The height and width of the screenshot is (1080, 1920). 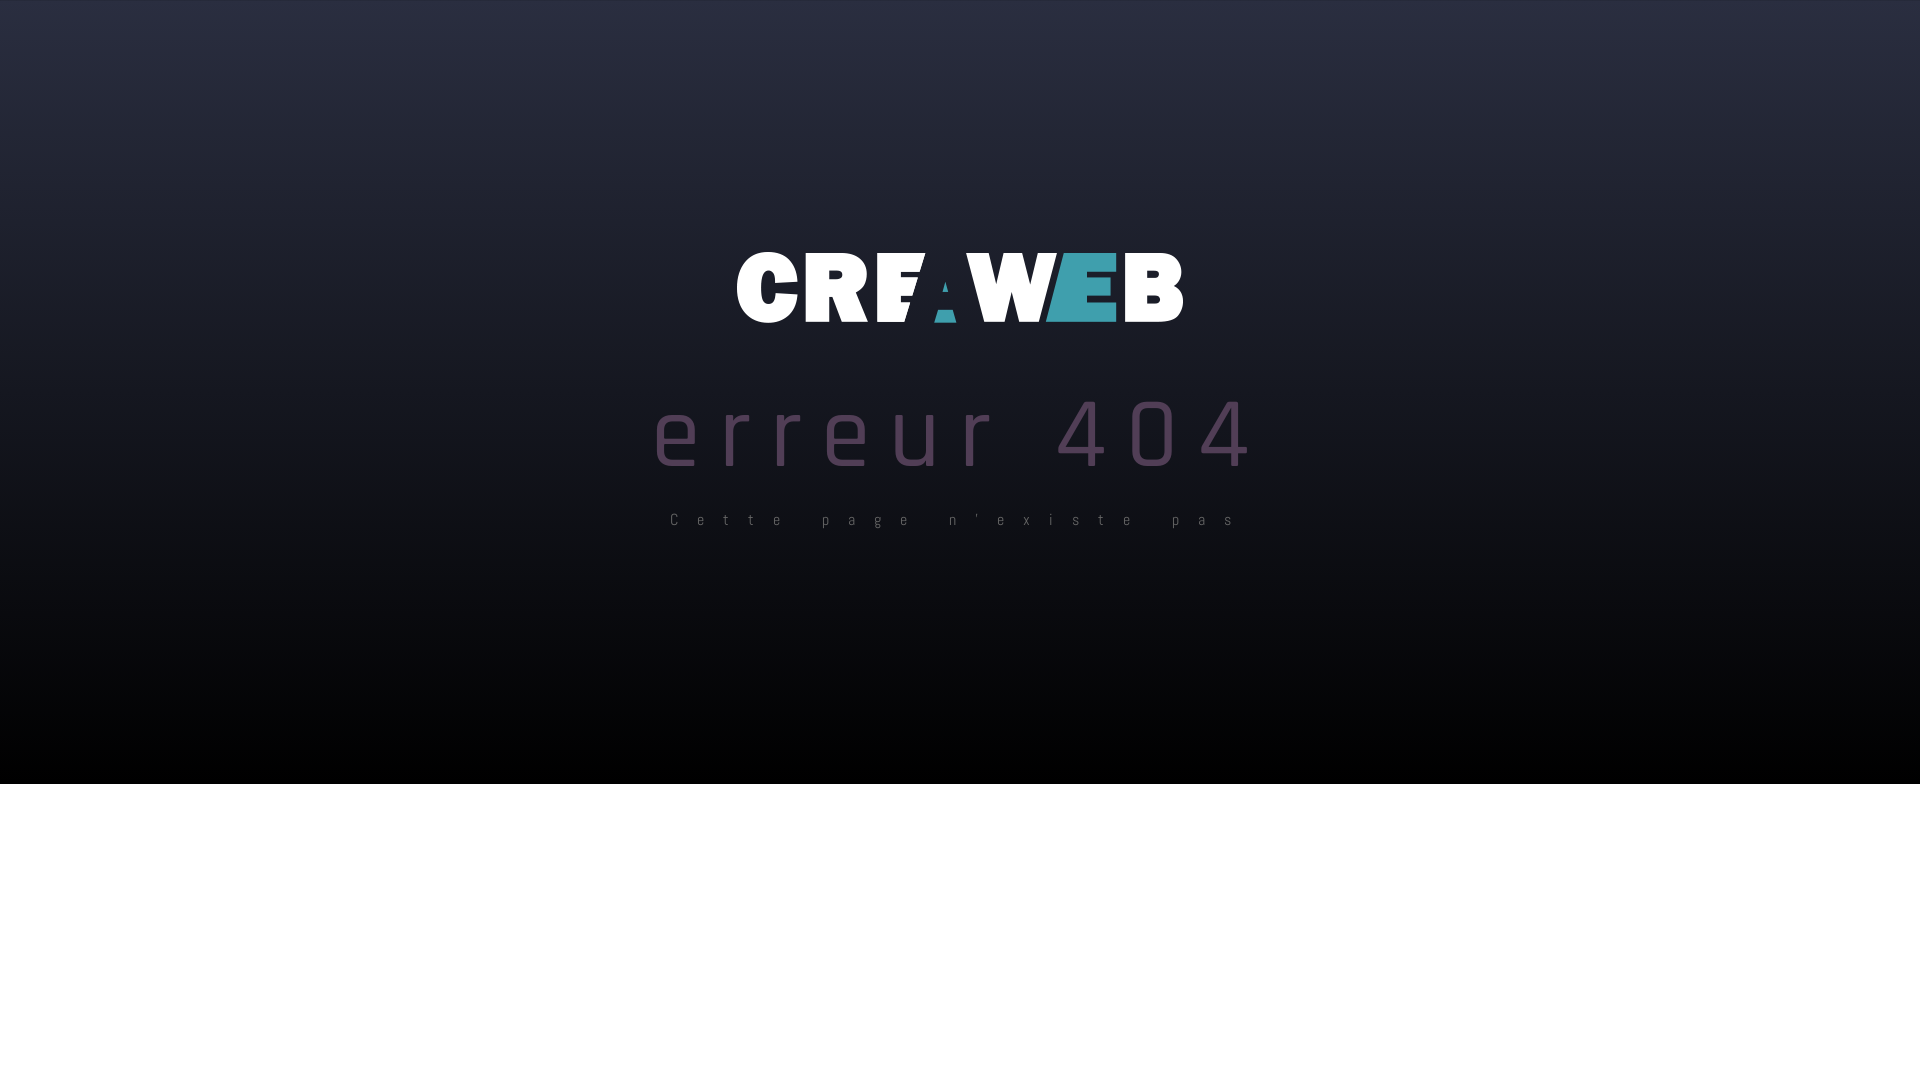 I want to click on 'LOGO', so click(x=960, y=287).